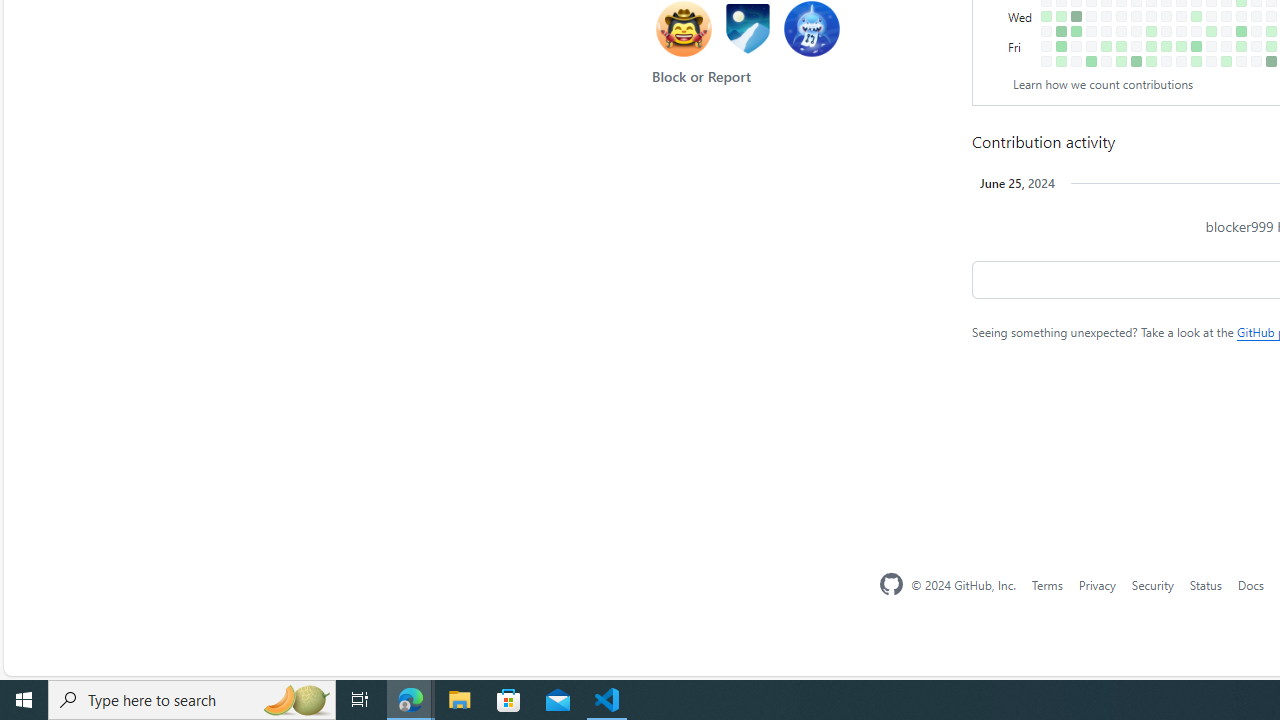  What do you see at coordinates (1136, 60) in the screenshot?
I see `'8 contributions on February 17th.'` at bounding box center [1136, 60].